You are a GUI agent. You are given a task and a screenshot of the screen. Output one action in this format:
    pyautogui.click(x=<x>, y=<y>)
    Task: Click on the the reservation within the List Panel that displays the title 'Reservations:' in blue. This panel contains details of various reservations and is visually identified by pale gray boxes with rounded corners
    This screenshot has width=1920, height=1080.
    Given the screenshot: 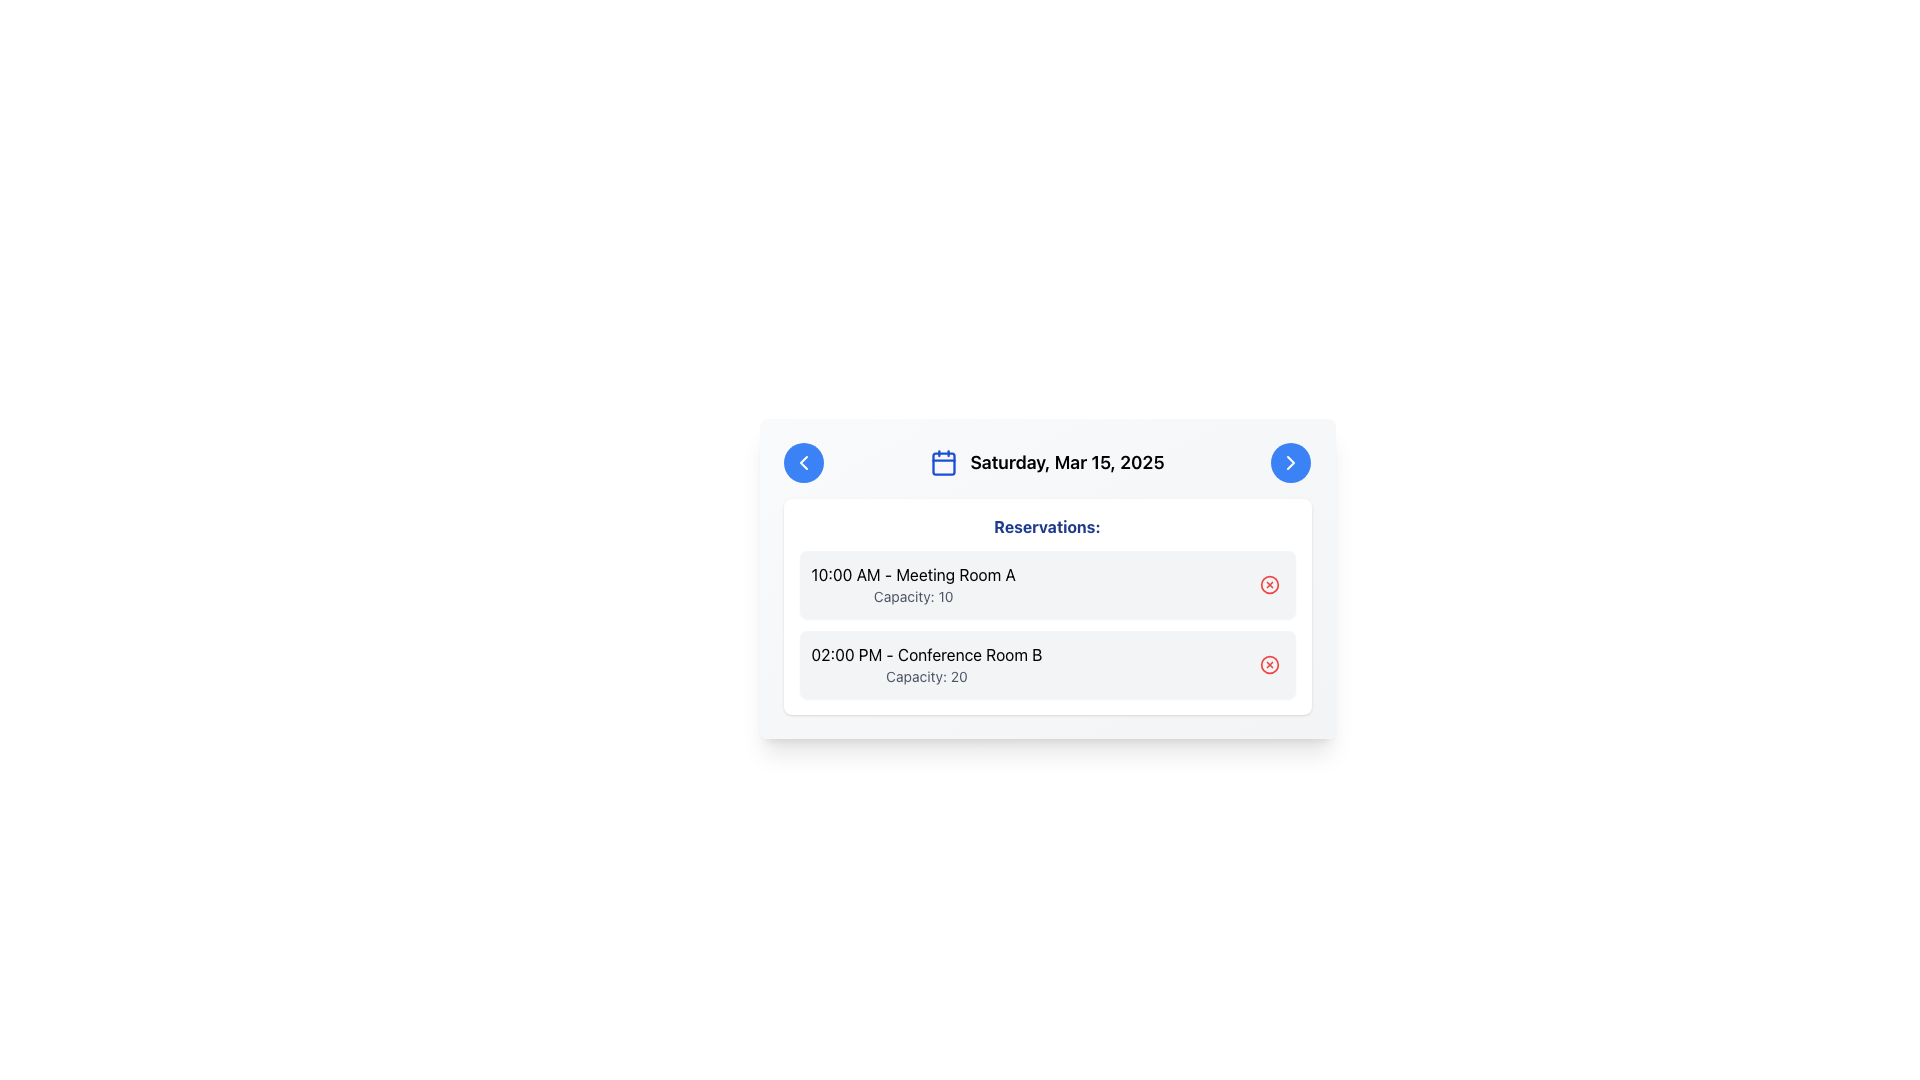 What is the action you would take?
    pyautogui.click(x=1046, y=605)
    